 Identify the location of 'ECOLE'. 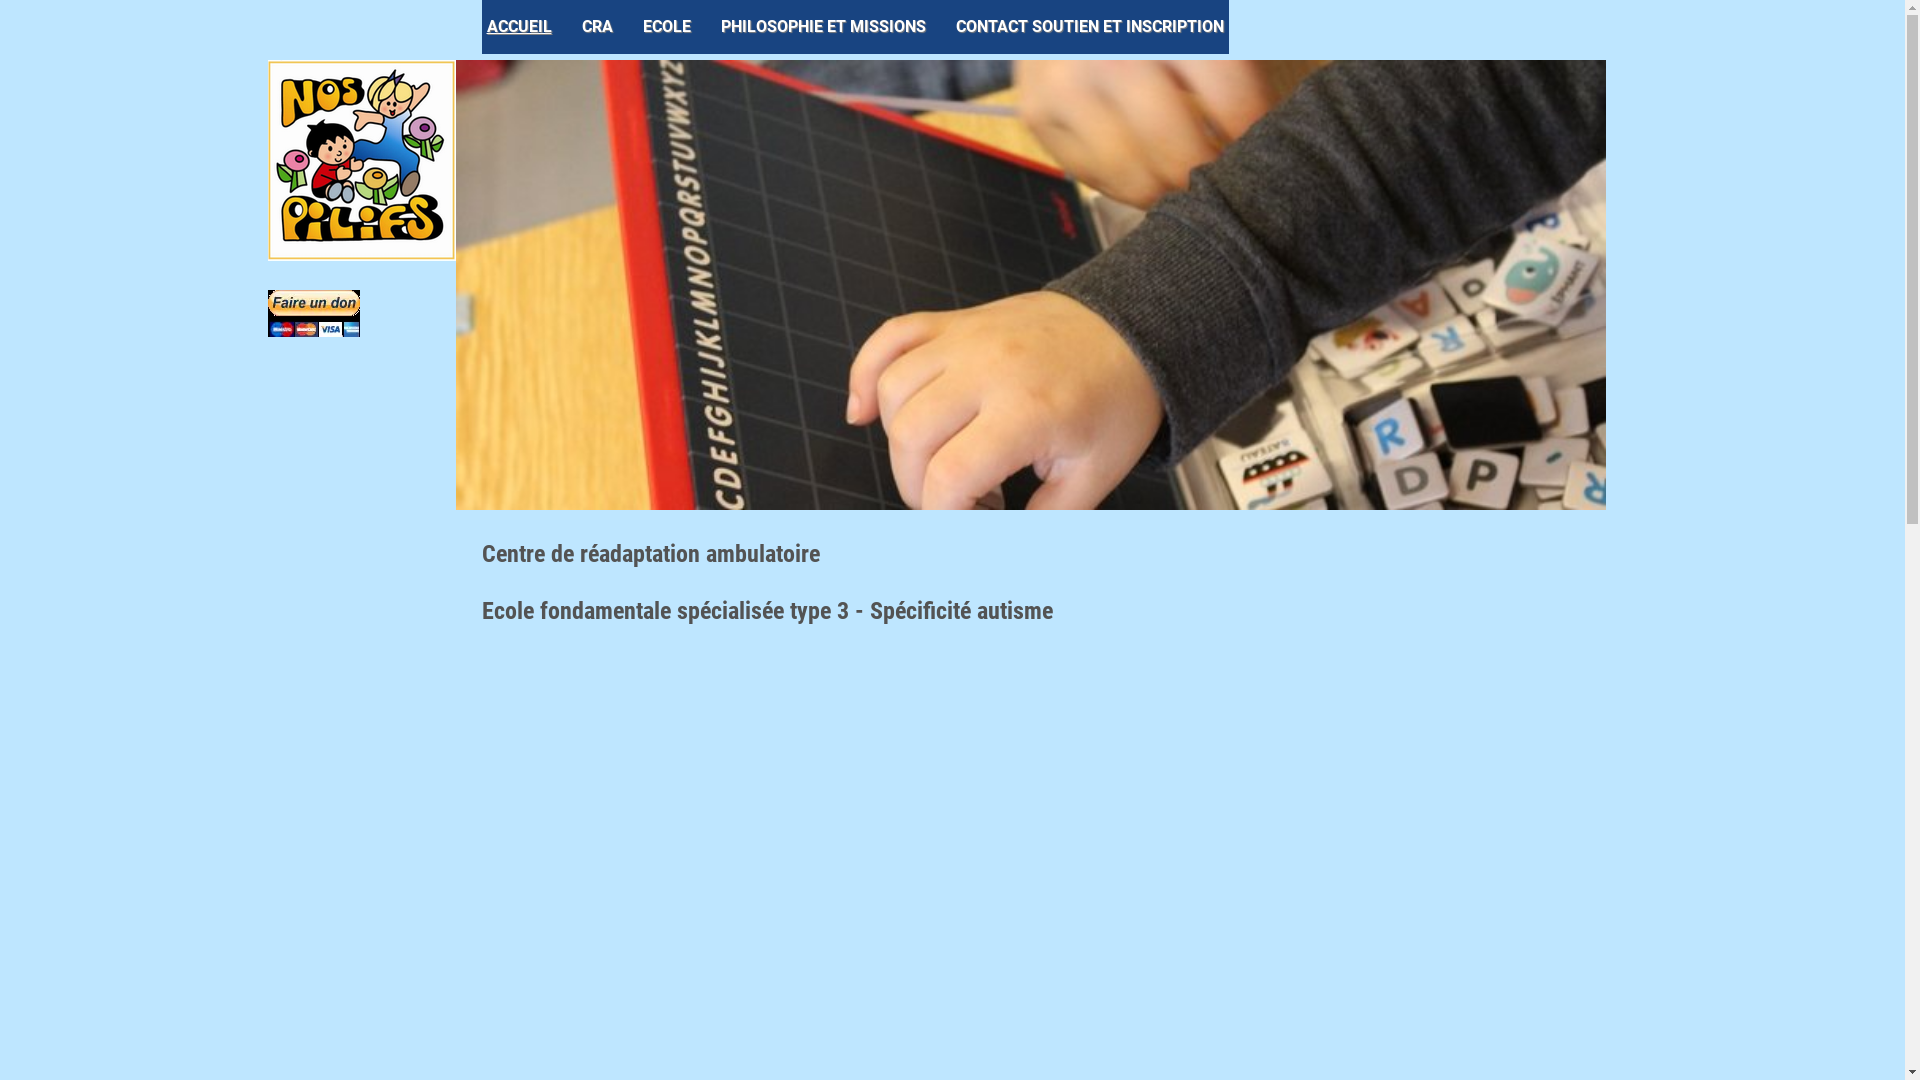
(667, 27).